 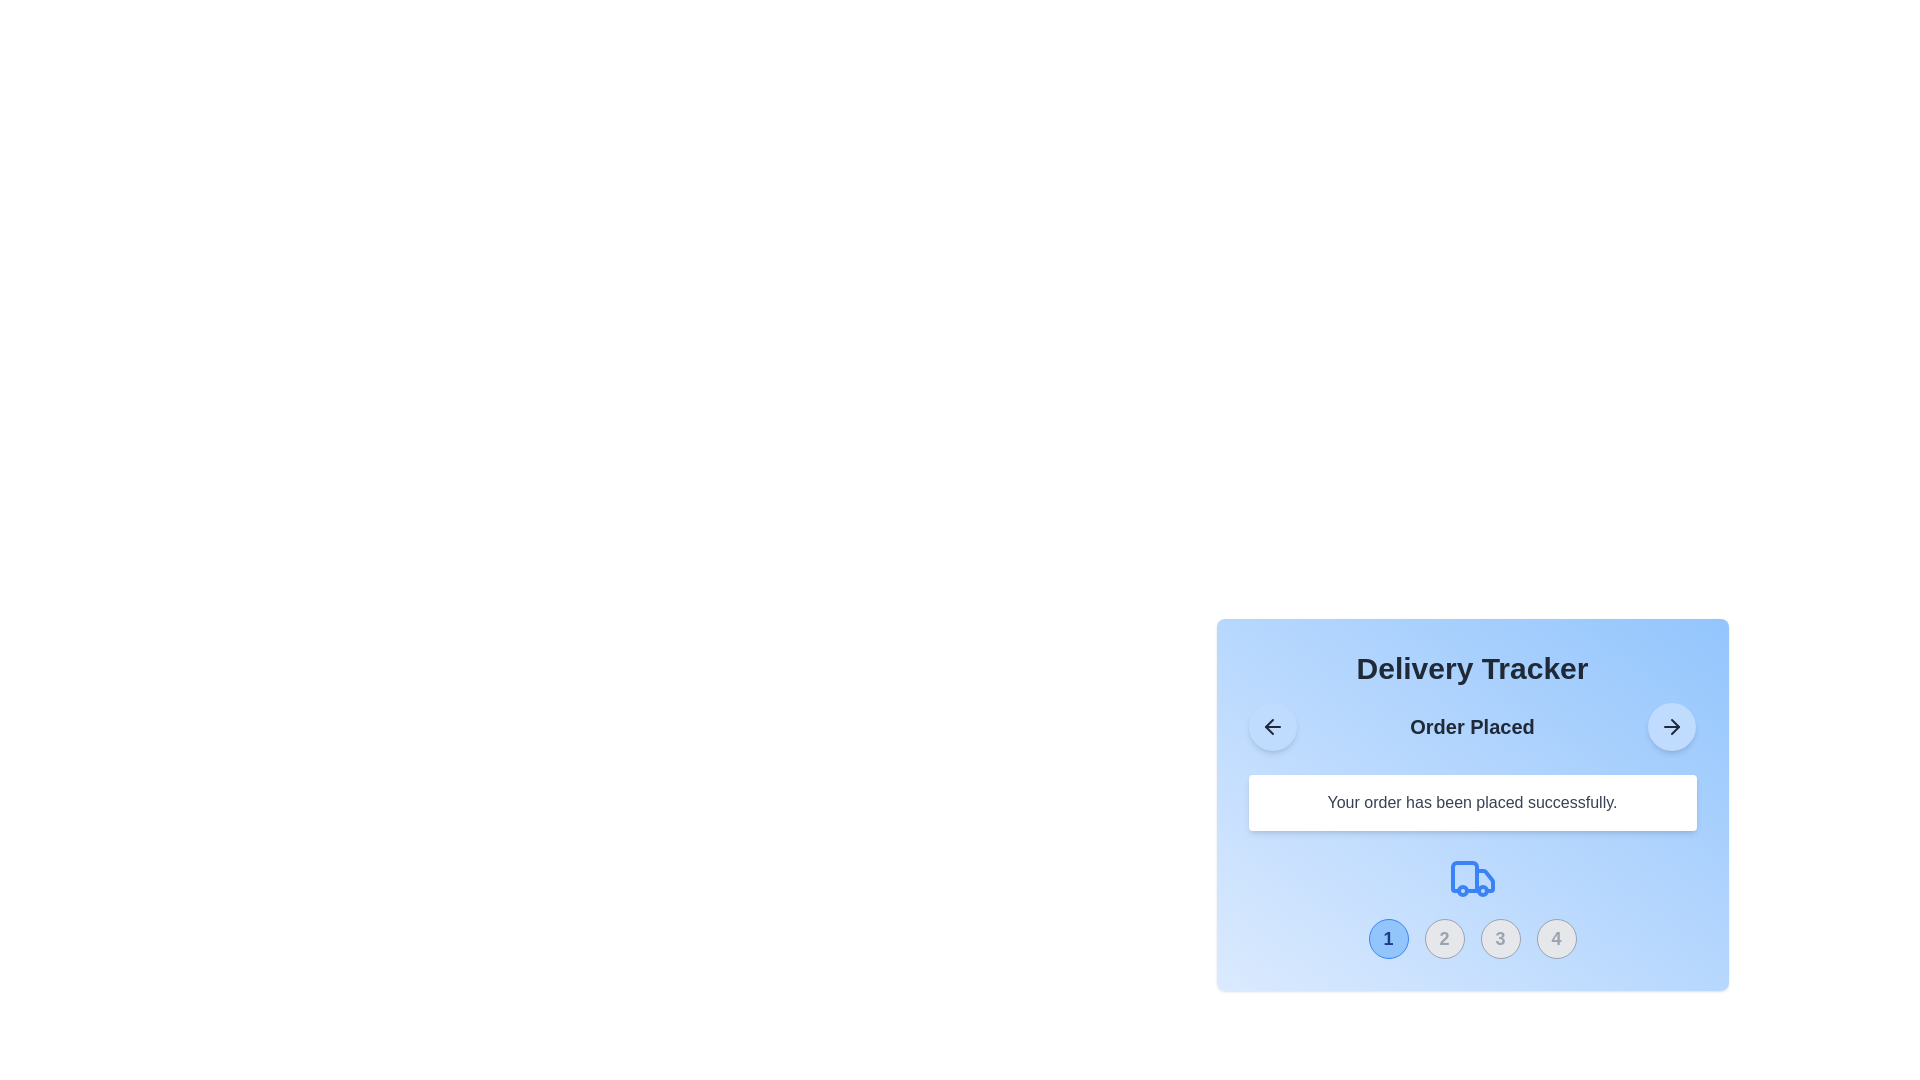 What do you see at coordinates (1555, 938) in the screenshot?
I see `the fourth step indicator button in the 'Delivery Tracker' dialog box to trigger a tooltip` at bounding box center [1555, 938].